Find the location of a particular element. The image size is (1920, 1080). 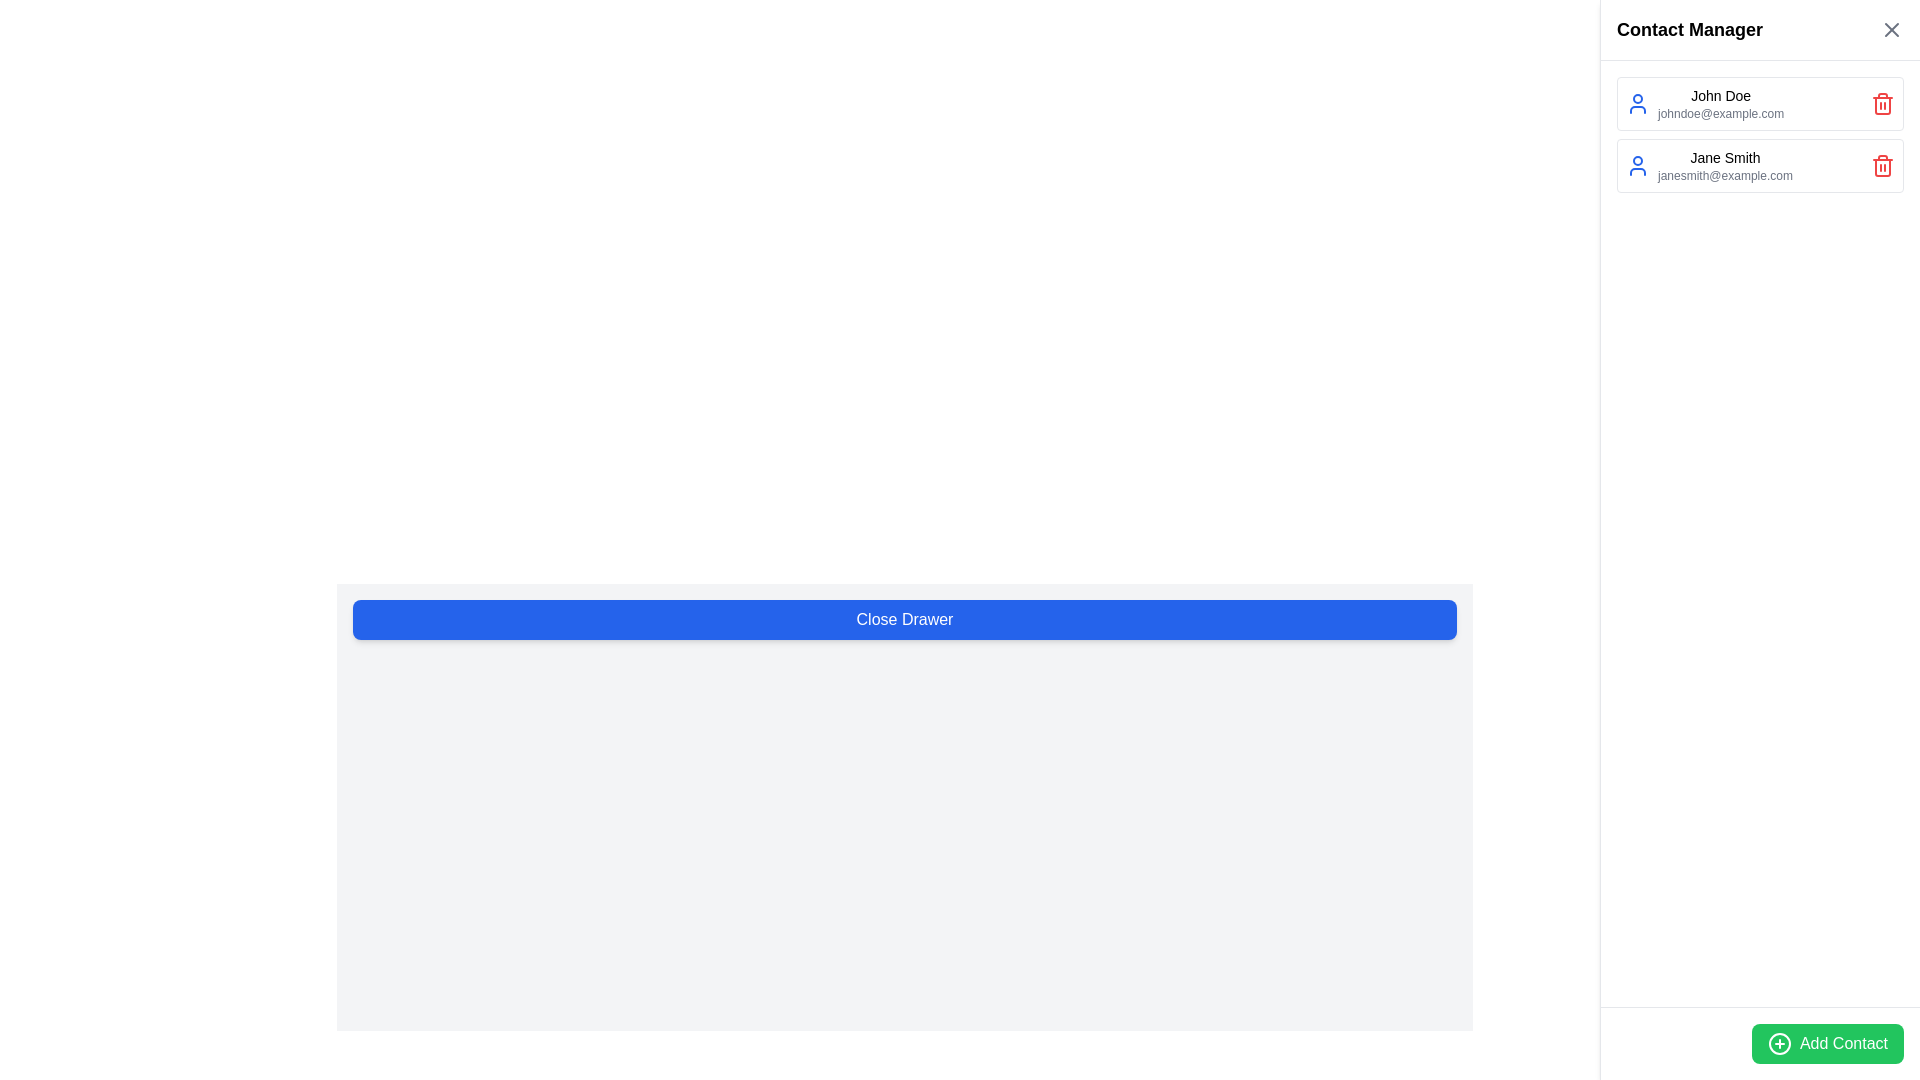

text 'John Doe' from the first line of the contact card in the sidebar of the 'Contact Manager' section is located at coordinates (1720, 96).